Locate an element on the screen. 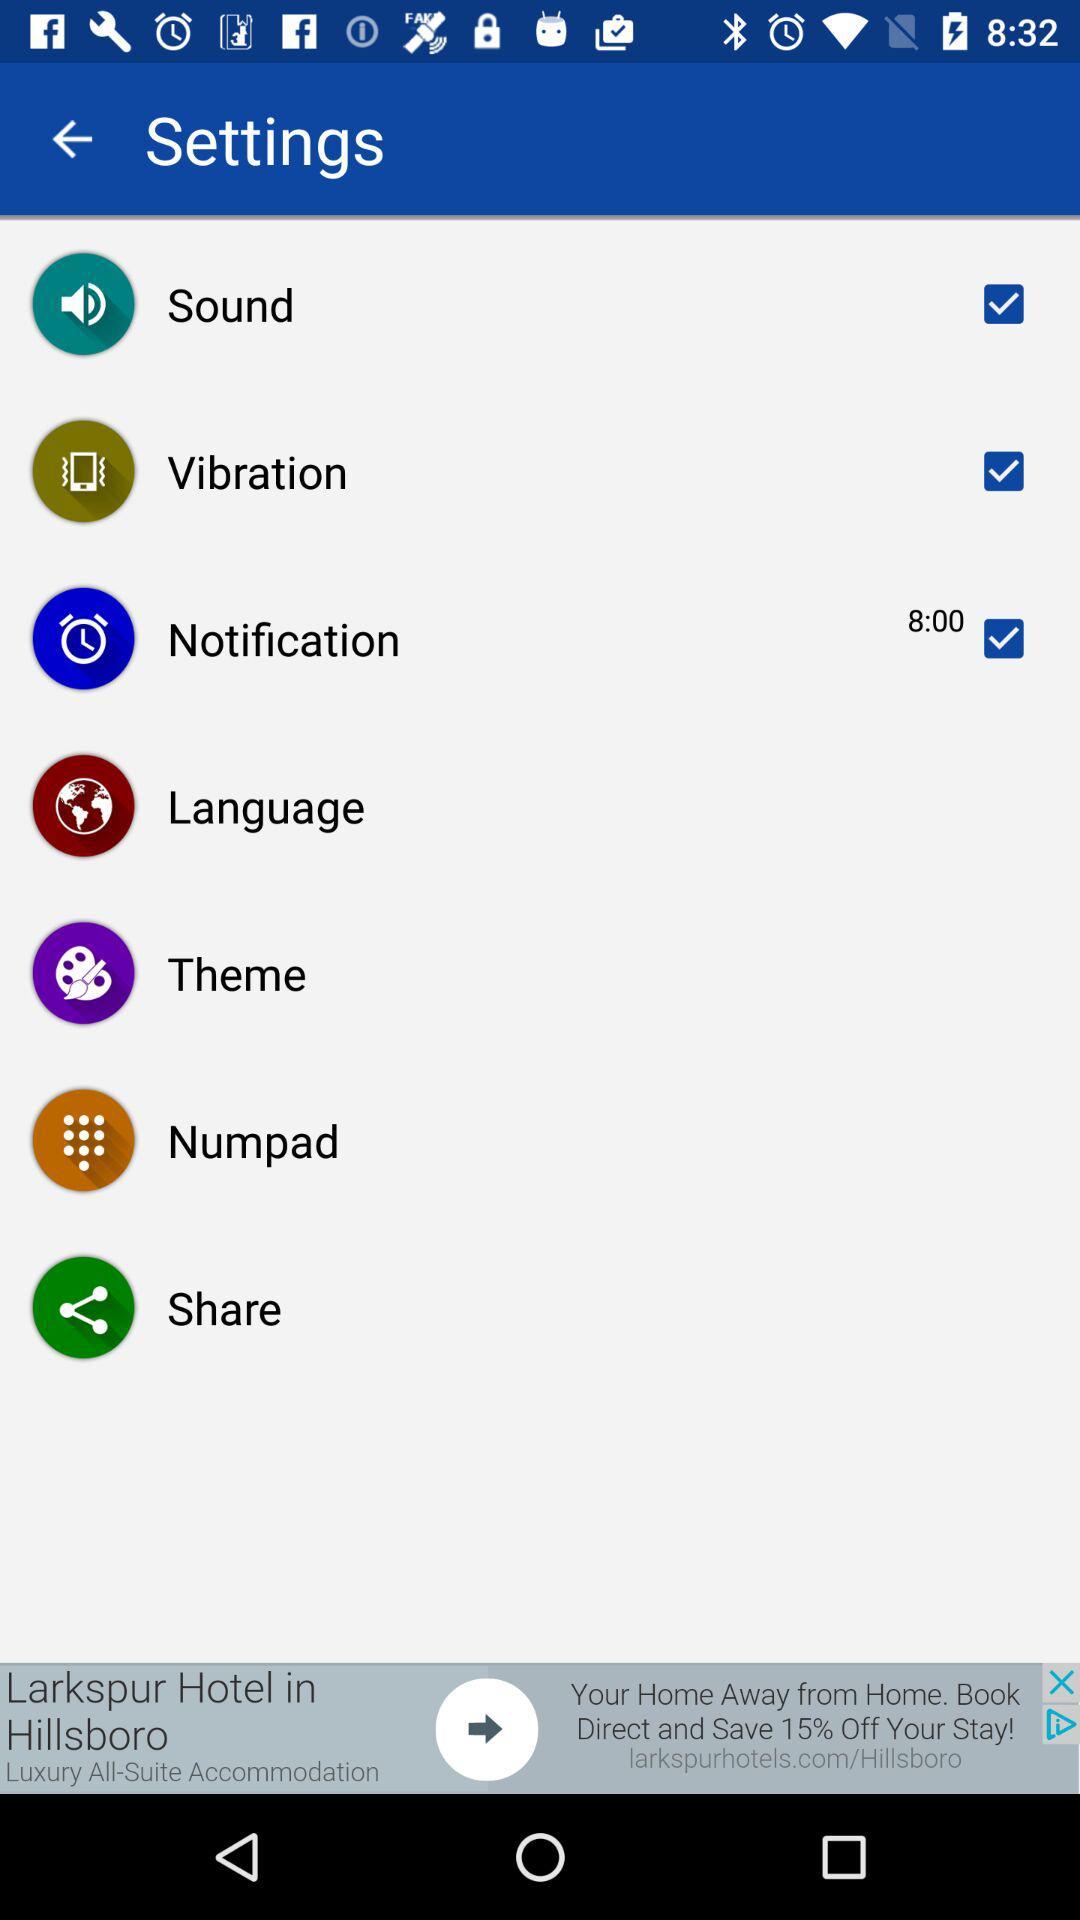 The height and width of the screenshot is (1920, 1080). option is located at coordinates (1003, 637).